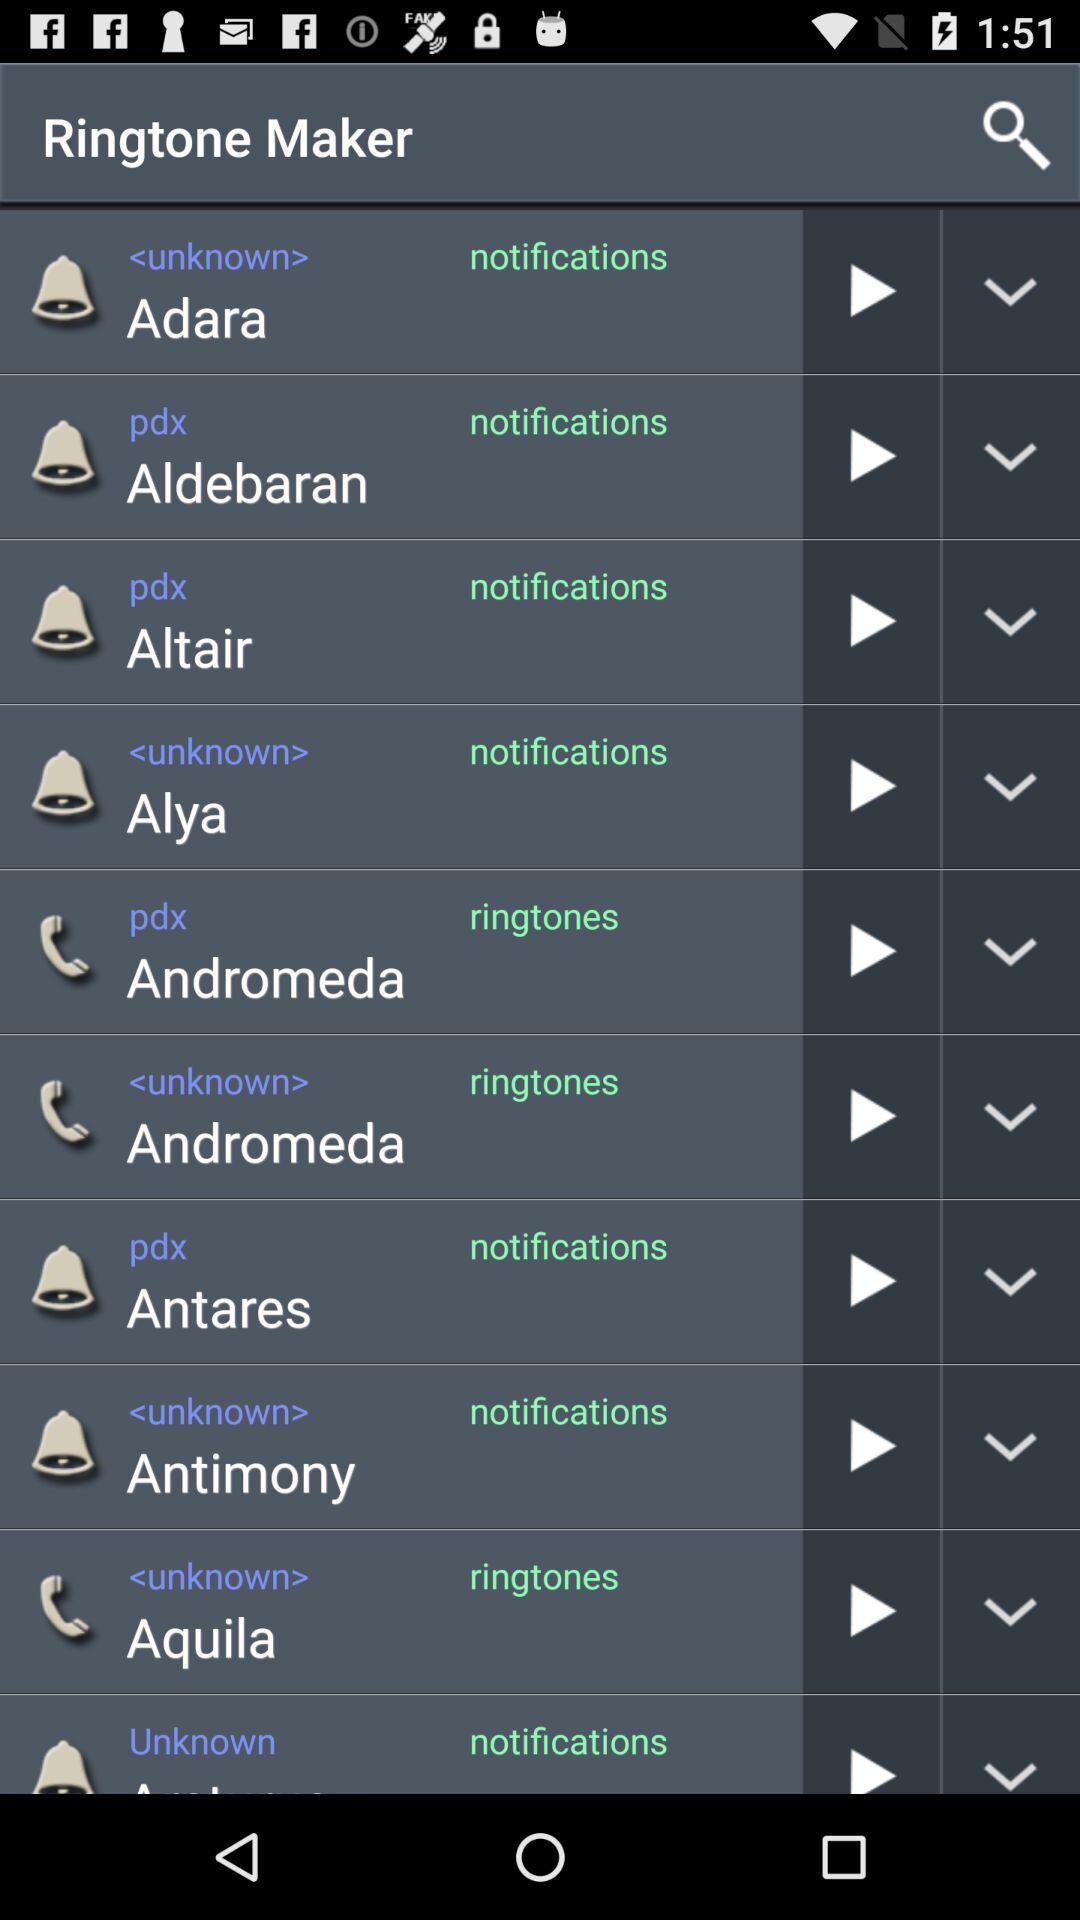 This screenshot has height=1920, width=1080. Describe the element at coordinates (1011, 1611) in the screenshot. I see `open menu` at that location.